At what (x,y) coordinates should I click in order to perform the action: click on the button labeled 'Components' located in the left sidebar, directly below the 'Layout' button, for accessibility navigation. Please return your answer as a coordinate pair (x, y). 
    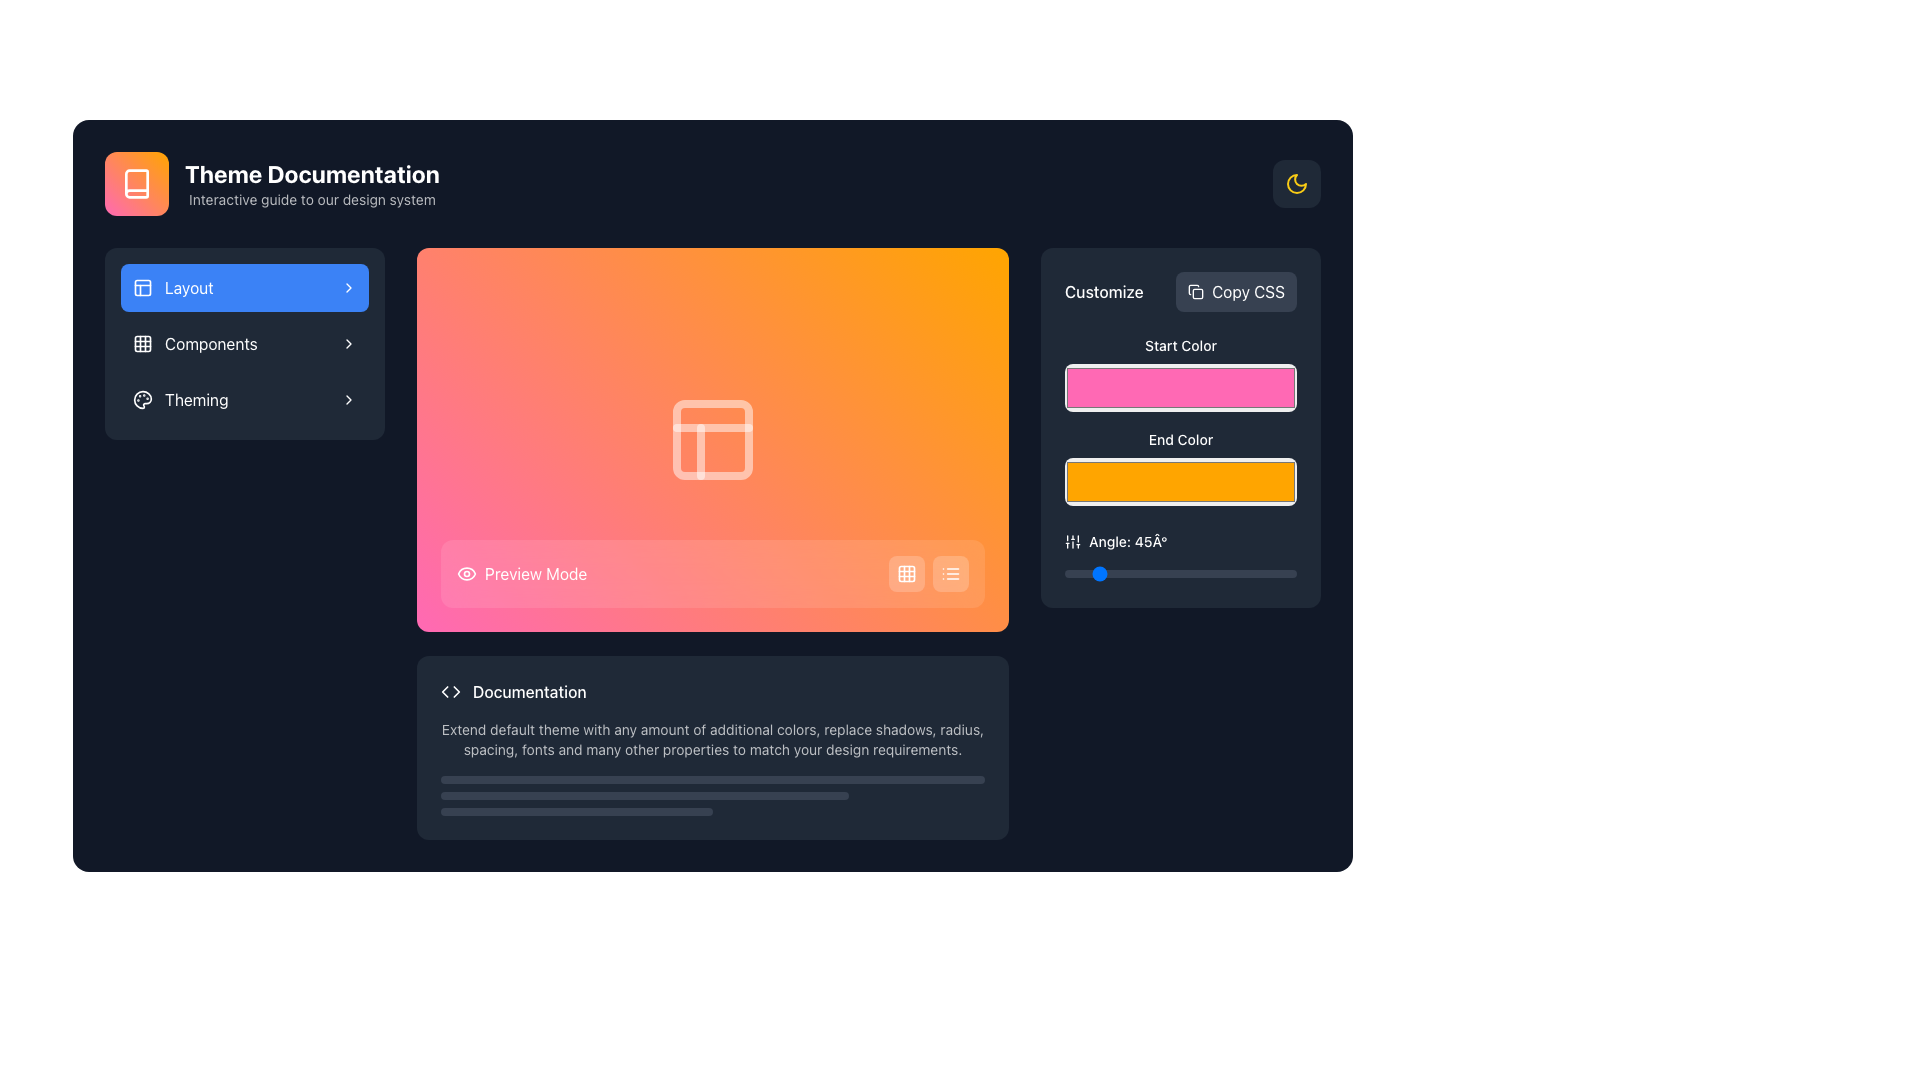
    Looking at the image, I should click on (243, 342).